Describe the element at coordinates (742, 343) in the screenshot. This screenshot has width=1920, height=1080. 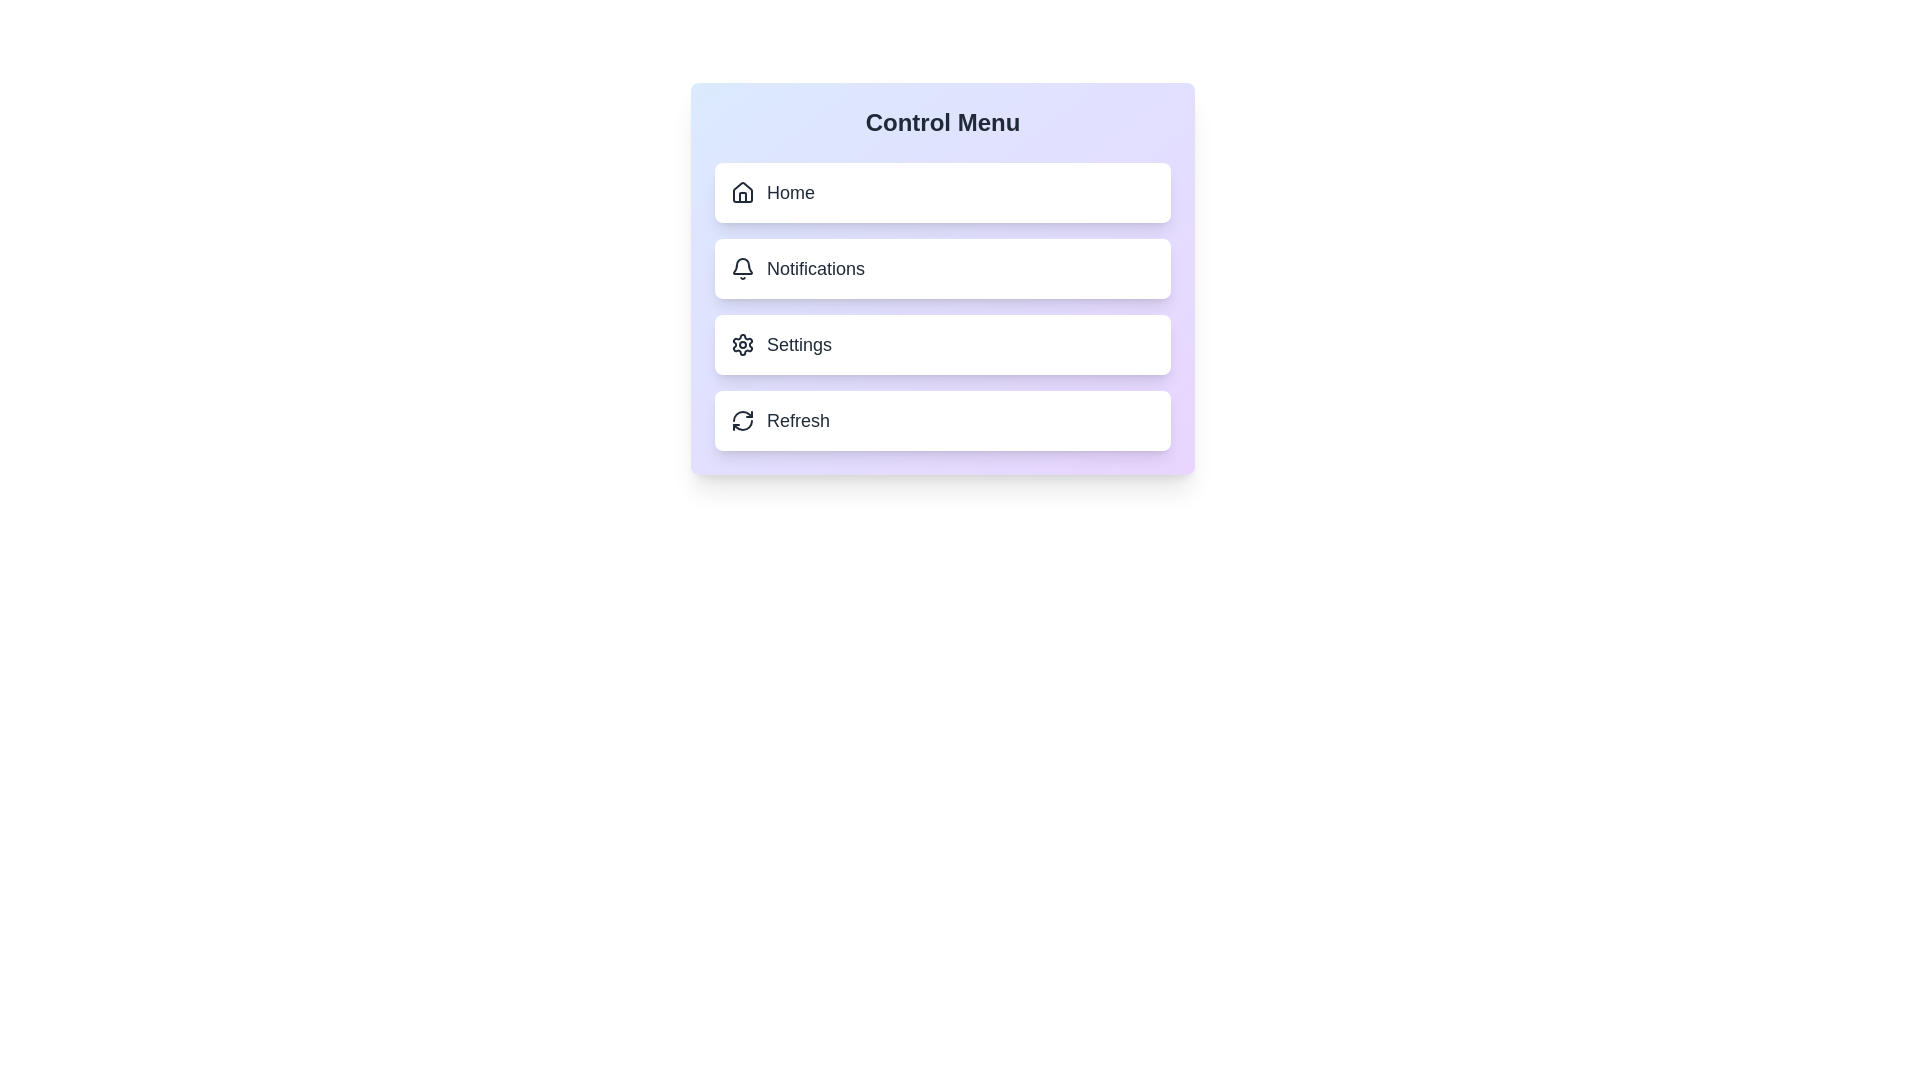
I see `the icon associated with the menu option Settings` at that location.